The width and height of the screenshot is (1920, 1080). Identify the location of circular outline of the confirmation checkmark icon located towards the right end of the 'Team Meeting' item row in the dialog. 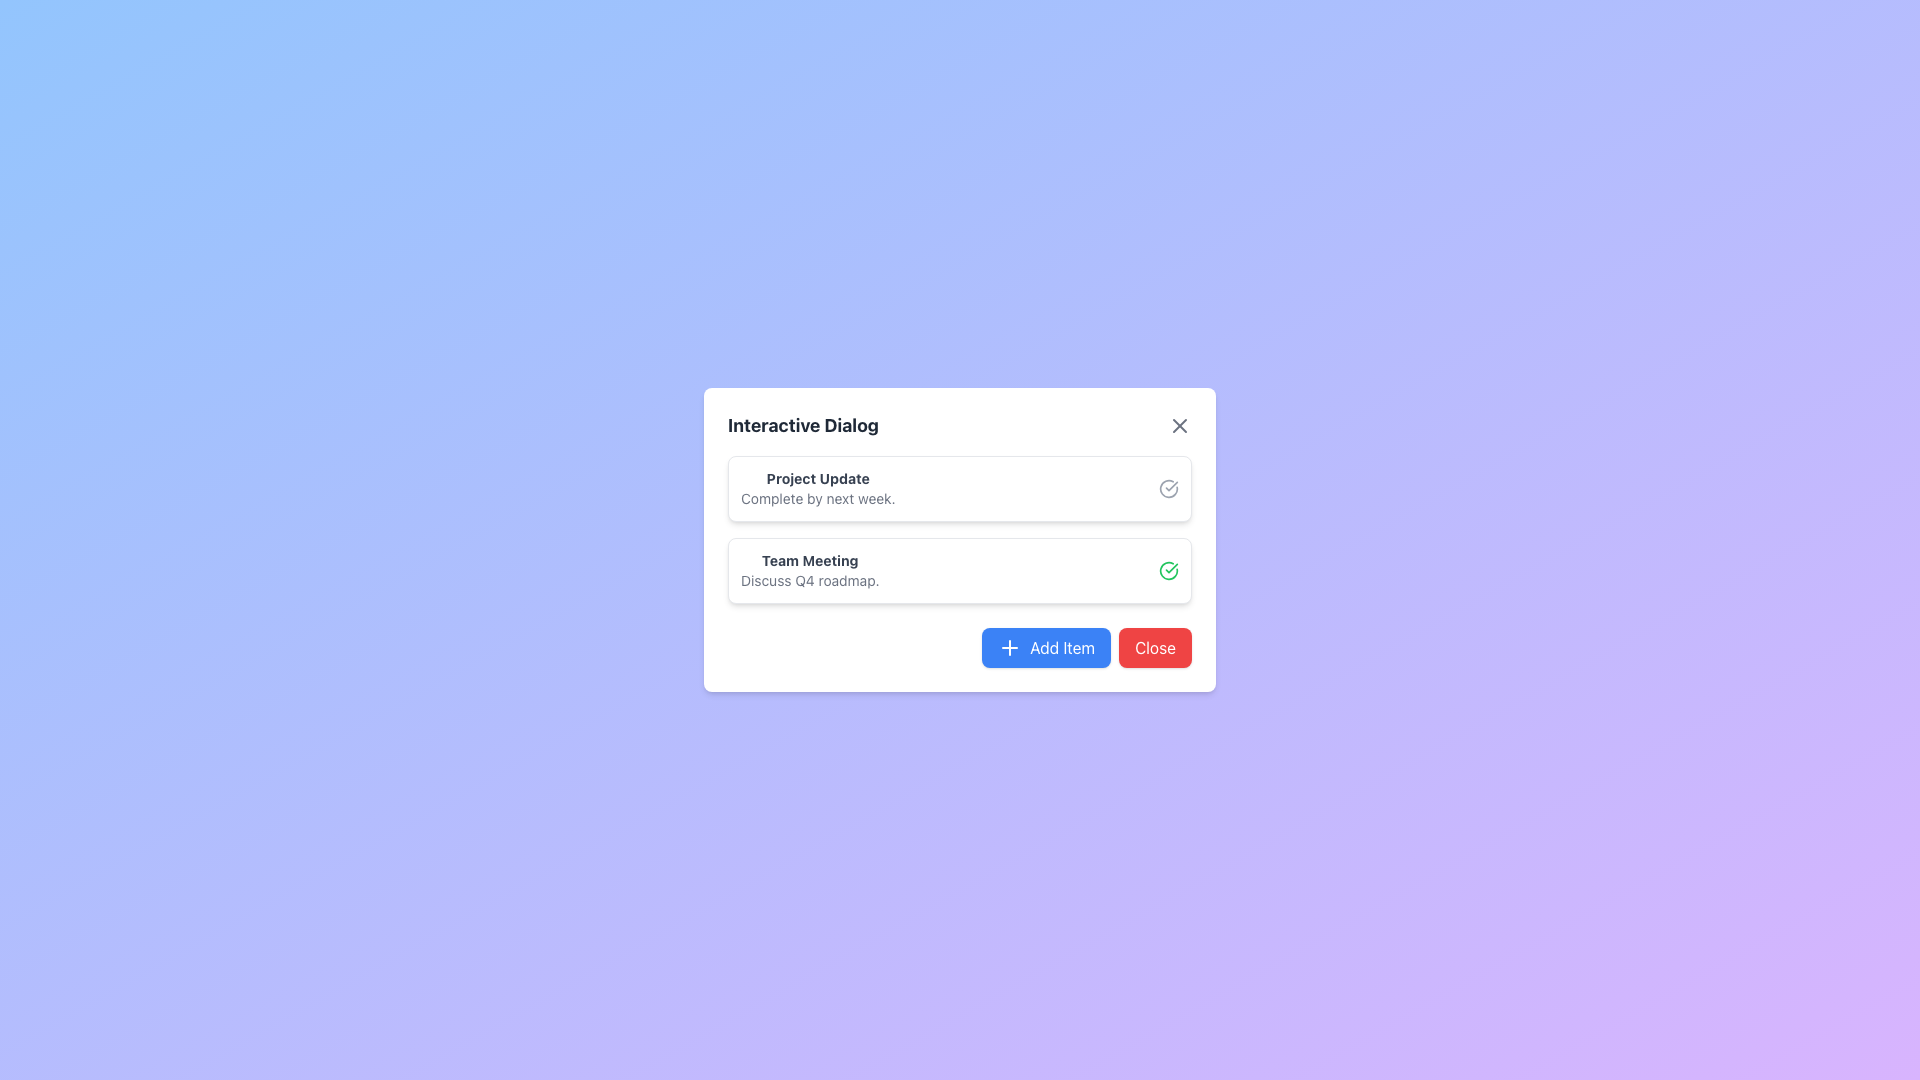
(1169, 570).